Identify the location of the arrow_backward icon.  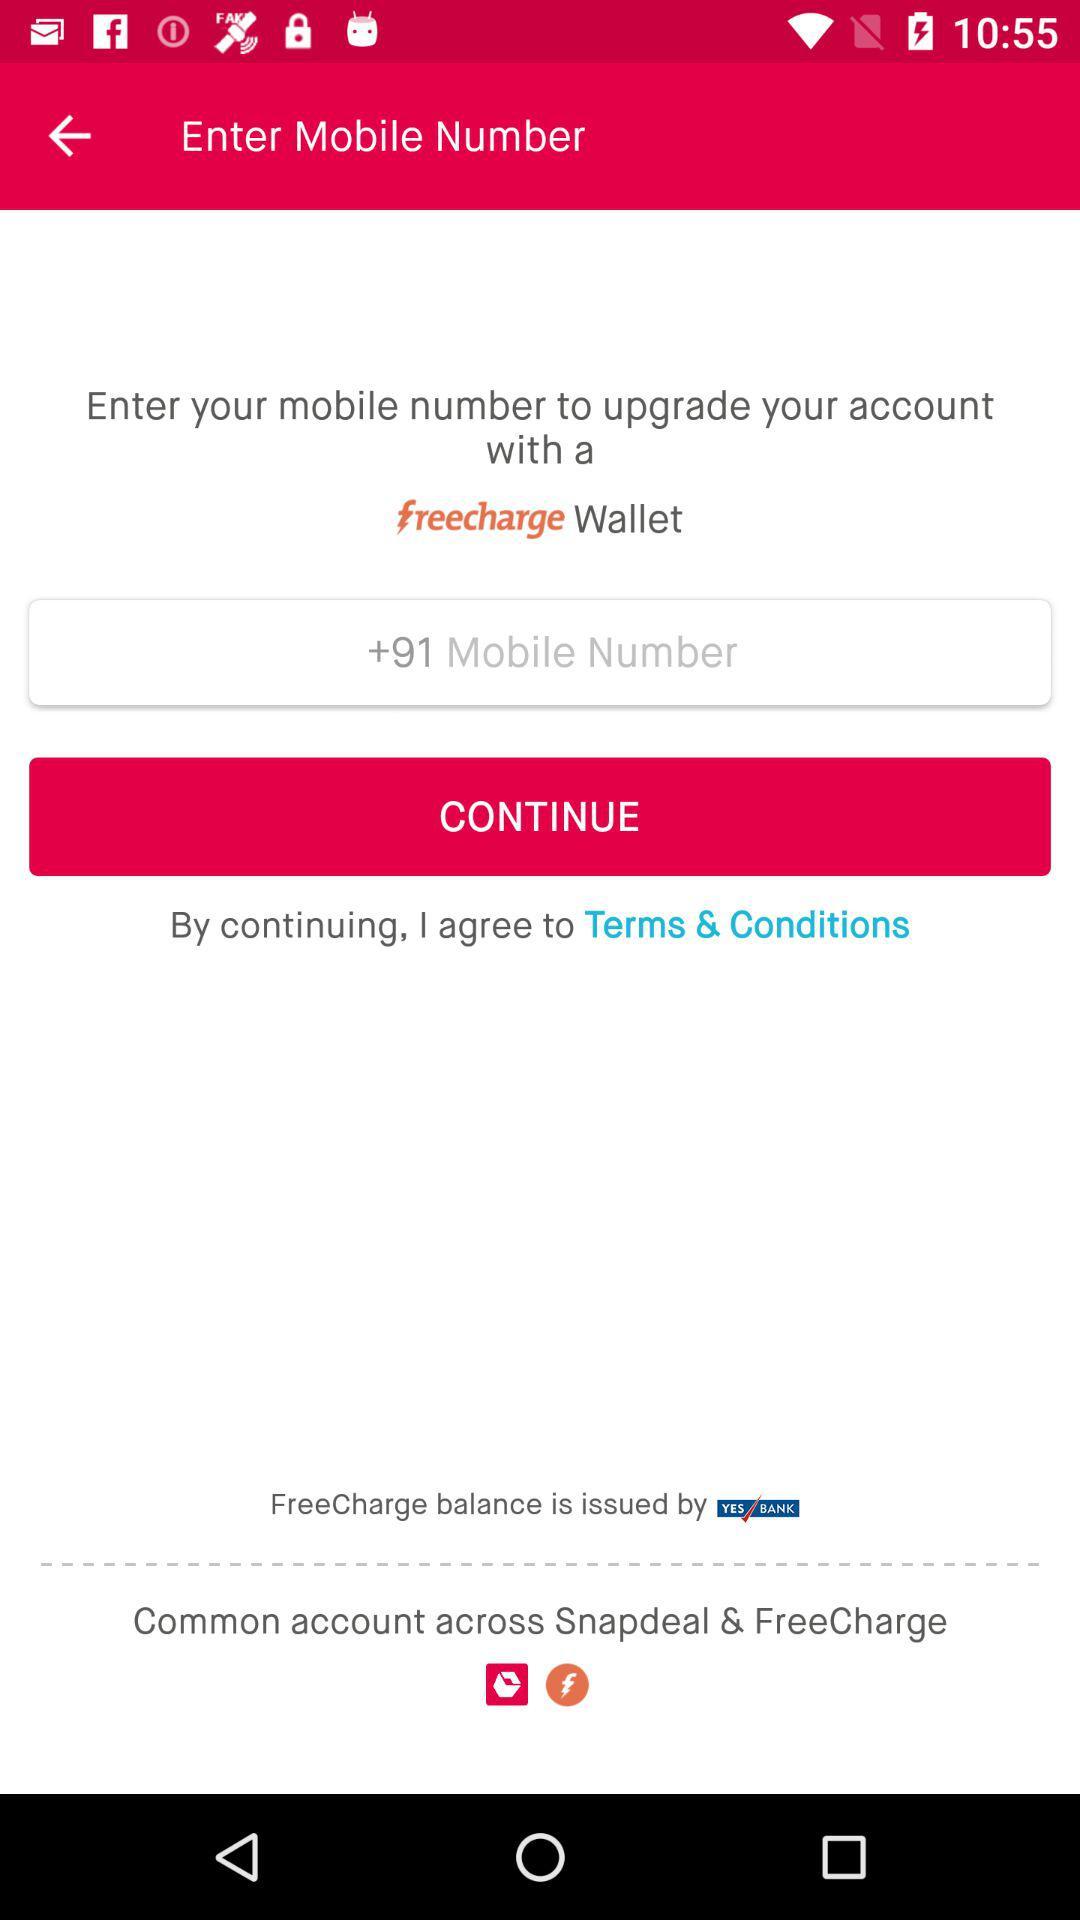
(69, 135).